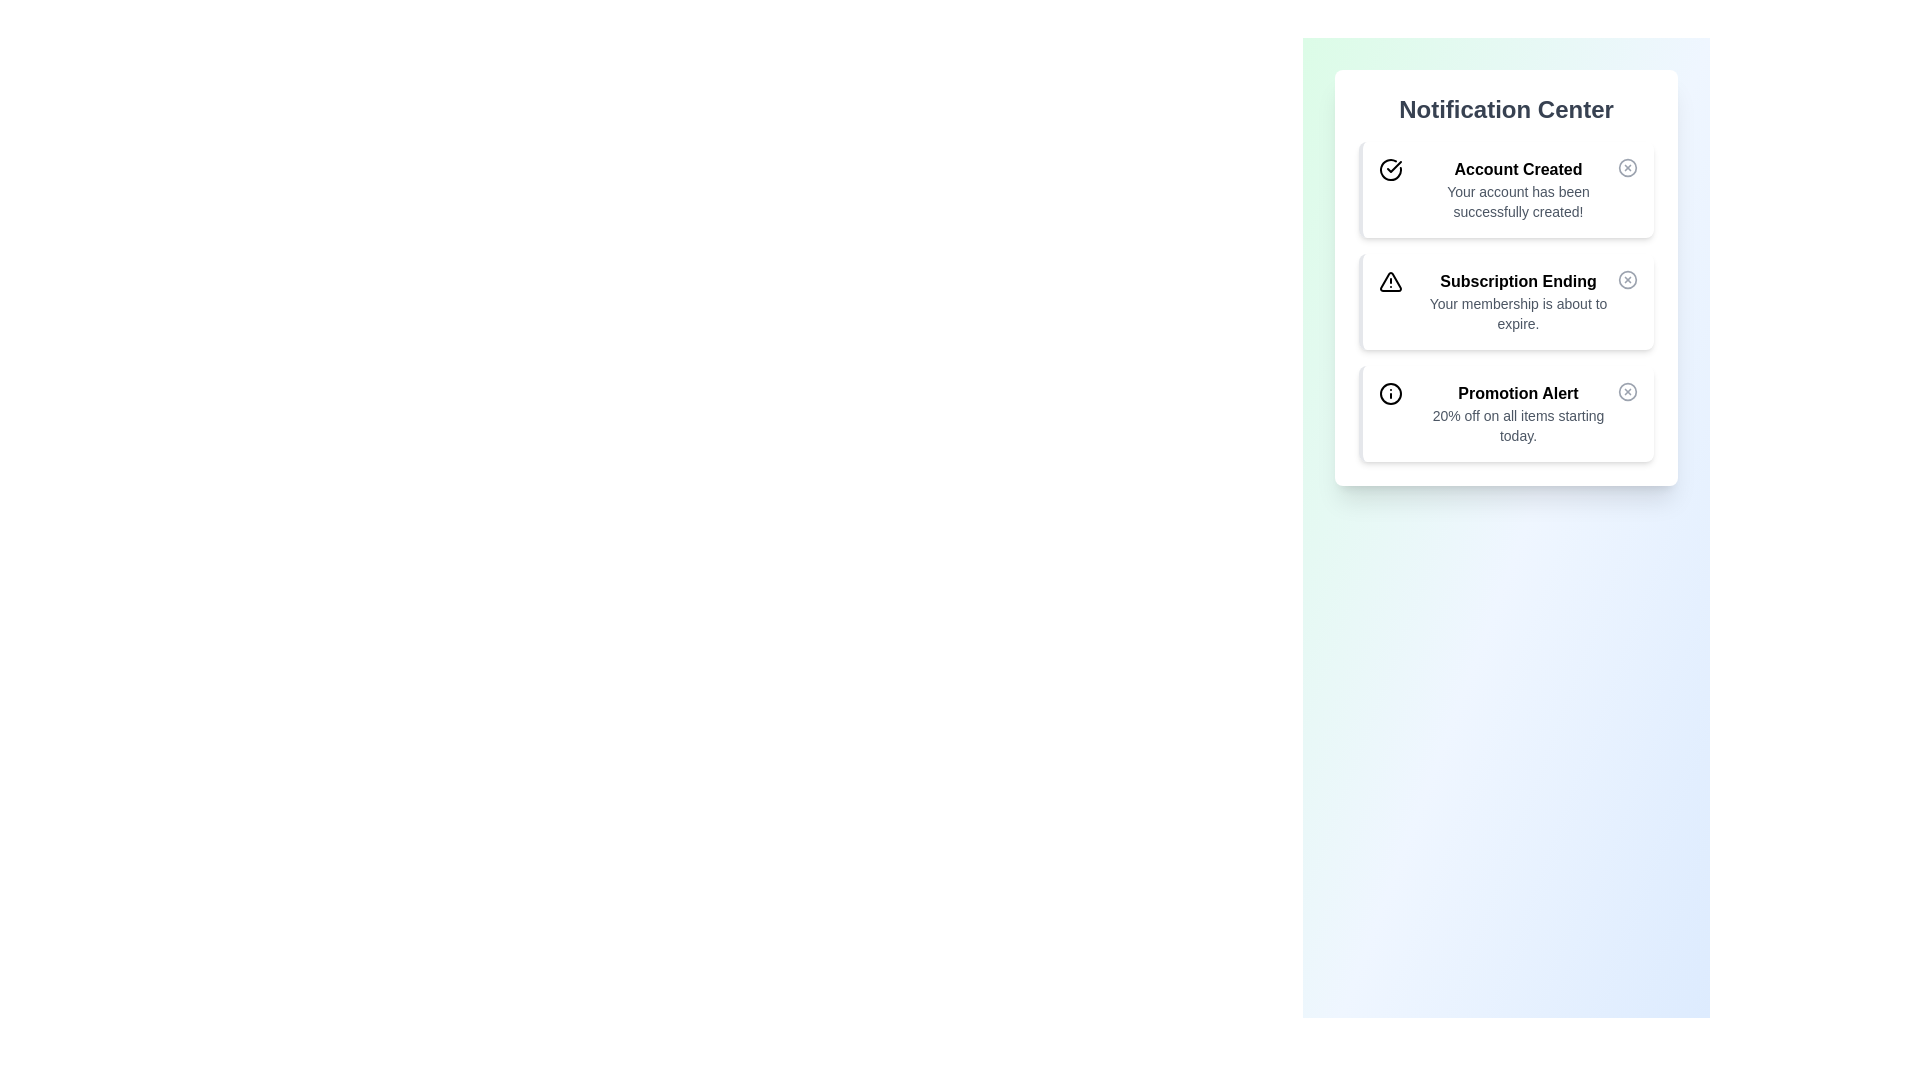 This screenshot has height=1080, width=1920. What do you see at coordinates (1518, 189) in the screenshot?
I see `the success notification text display in the Notification Center, which confirms the account creation process was successful and is located within a green-bordered notification box` at bounding box center [1518, 189].